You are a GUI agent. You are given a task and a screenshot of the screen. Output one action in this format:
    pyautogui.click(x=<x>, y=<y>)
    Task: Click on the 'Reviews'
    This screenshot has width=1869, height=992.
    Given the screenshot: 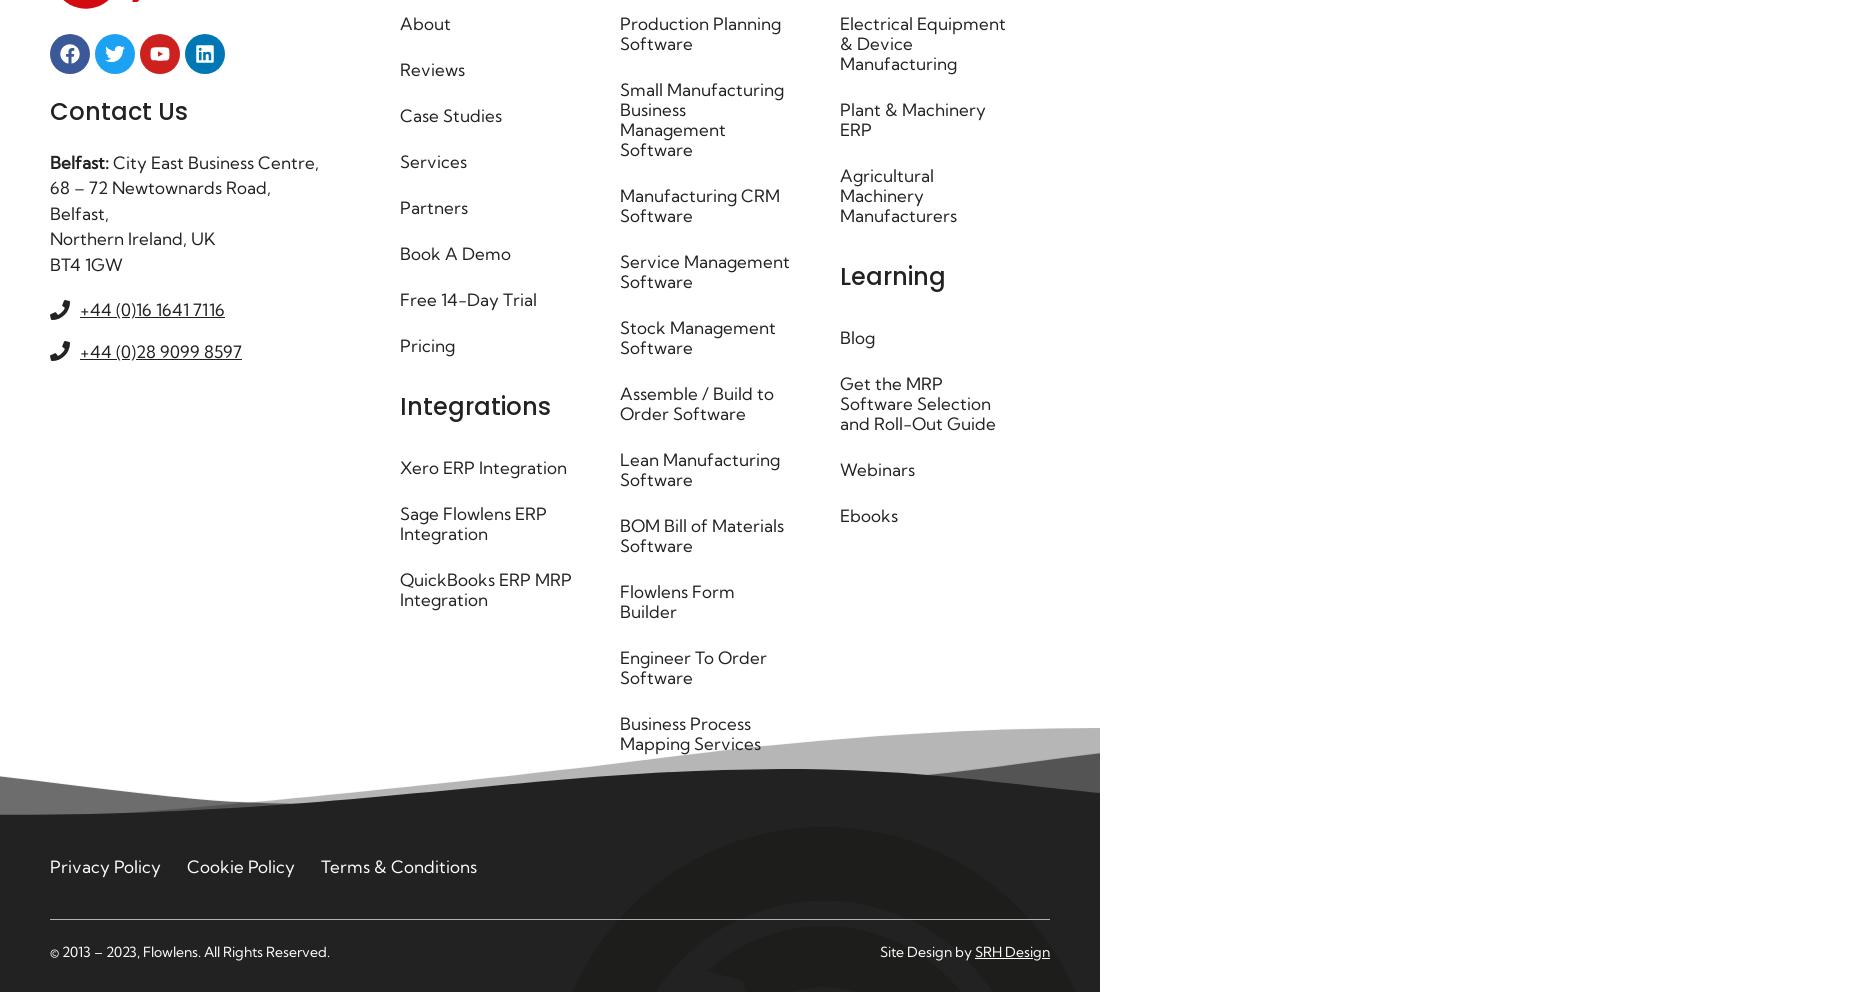 What is the action you would take?
    pyautogui.click(x=430, y=69)
    